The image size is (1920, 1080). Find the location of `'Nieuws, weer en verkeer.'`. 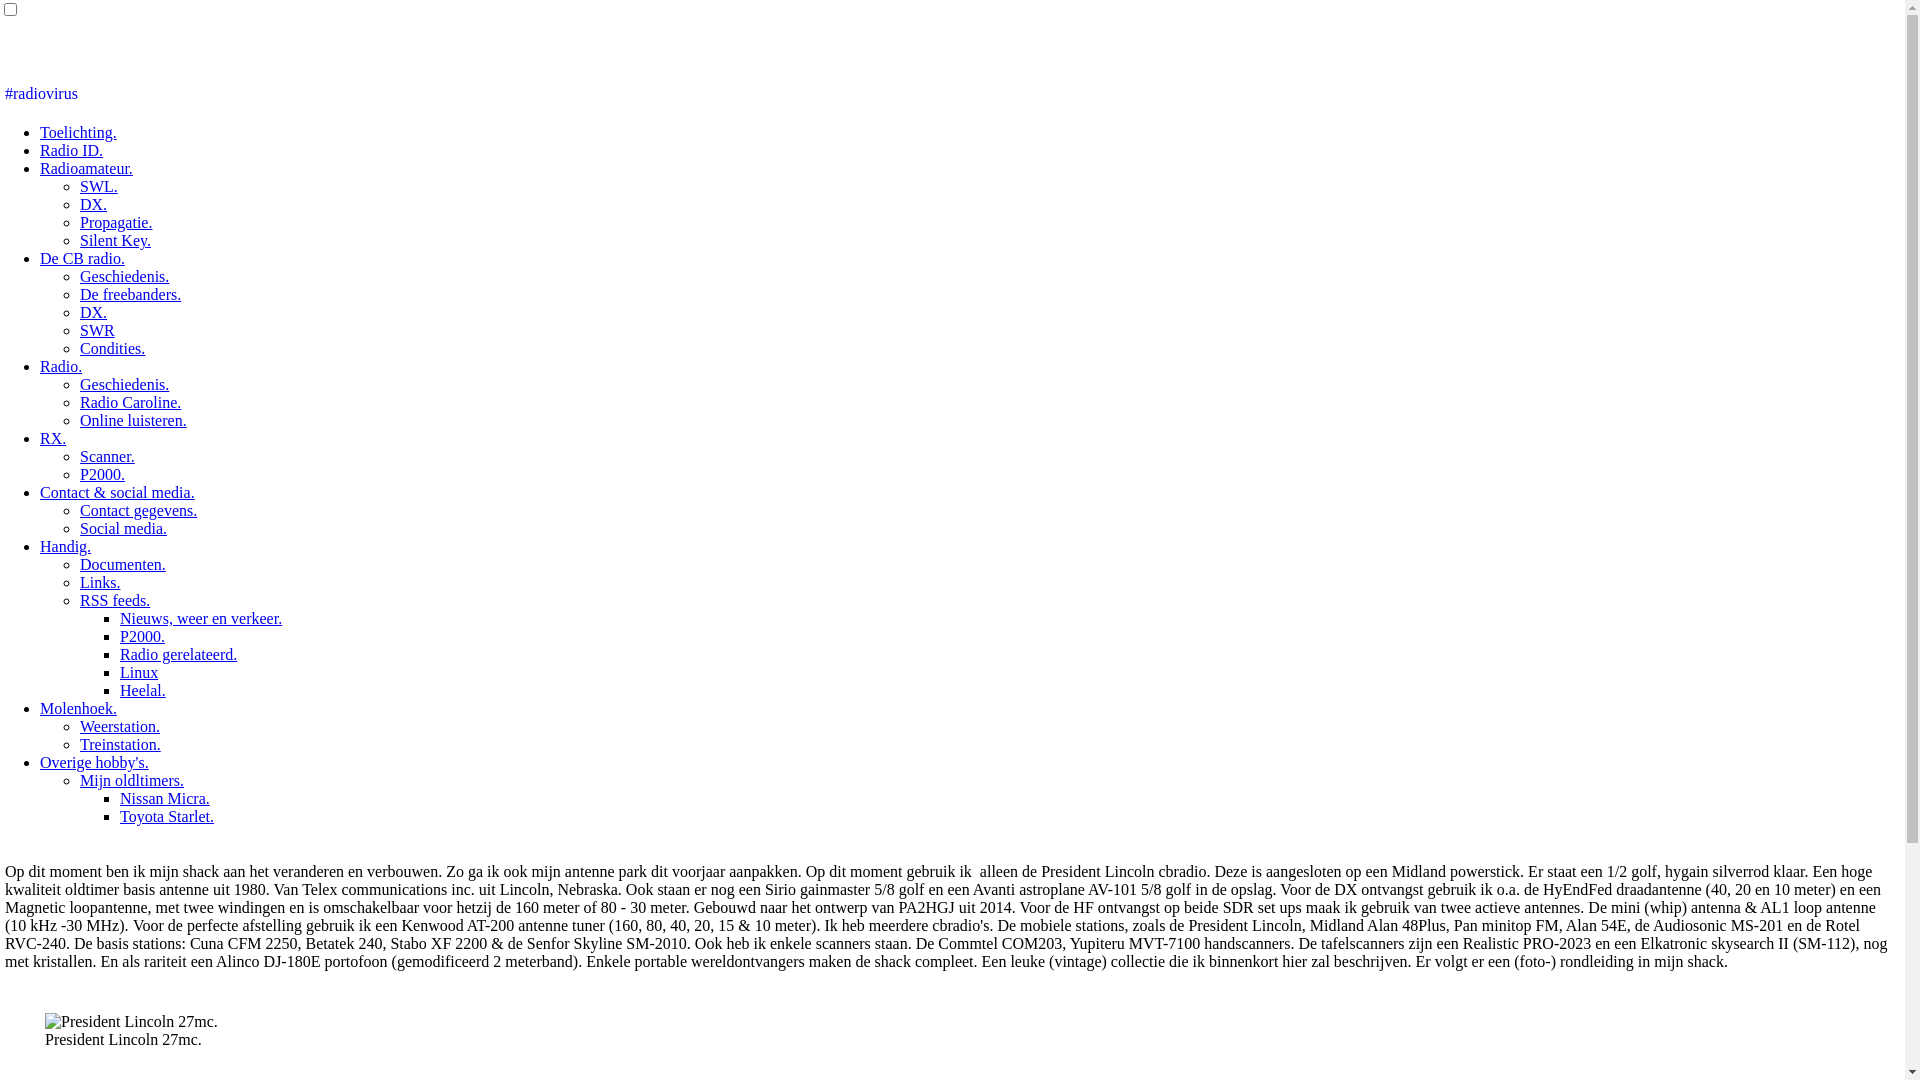

'Nieuws, weer en verkeer.' is located at coordinates (119, 617).